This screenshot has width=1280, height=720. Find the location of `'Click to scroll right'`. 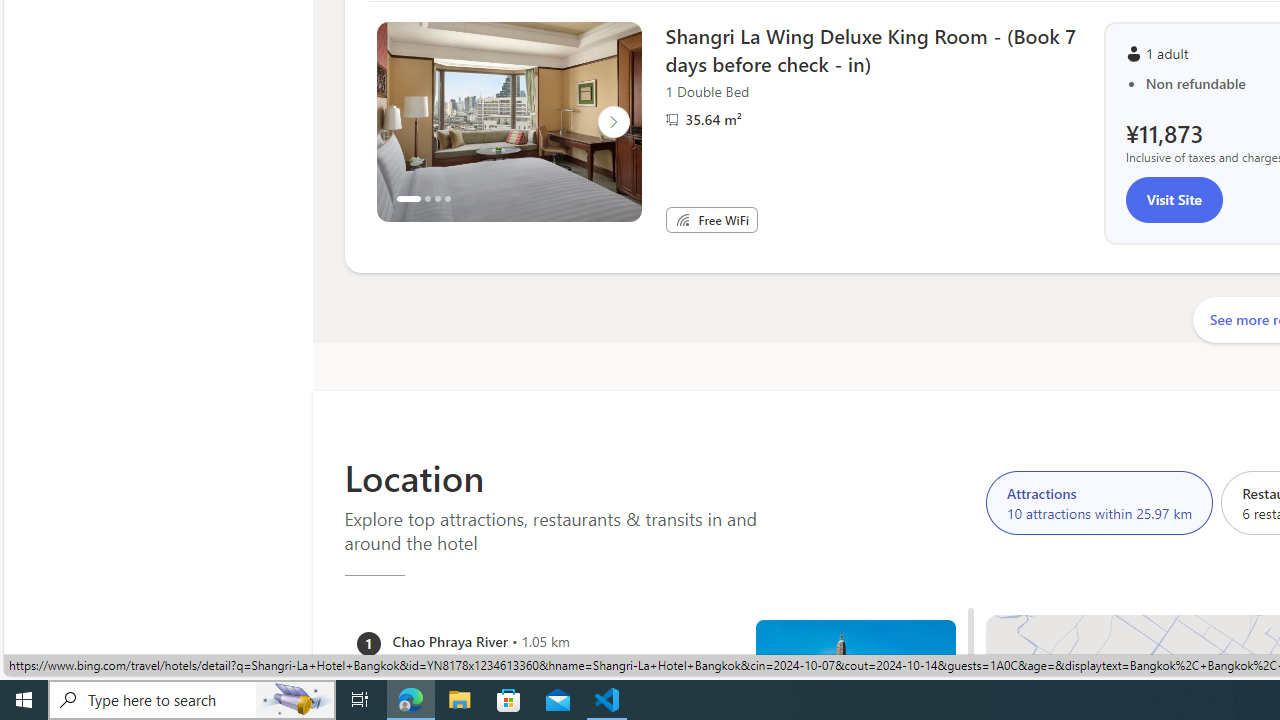

'Click to scroll right' is located at coordinates (612, 122).